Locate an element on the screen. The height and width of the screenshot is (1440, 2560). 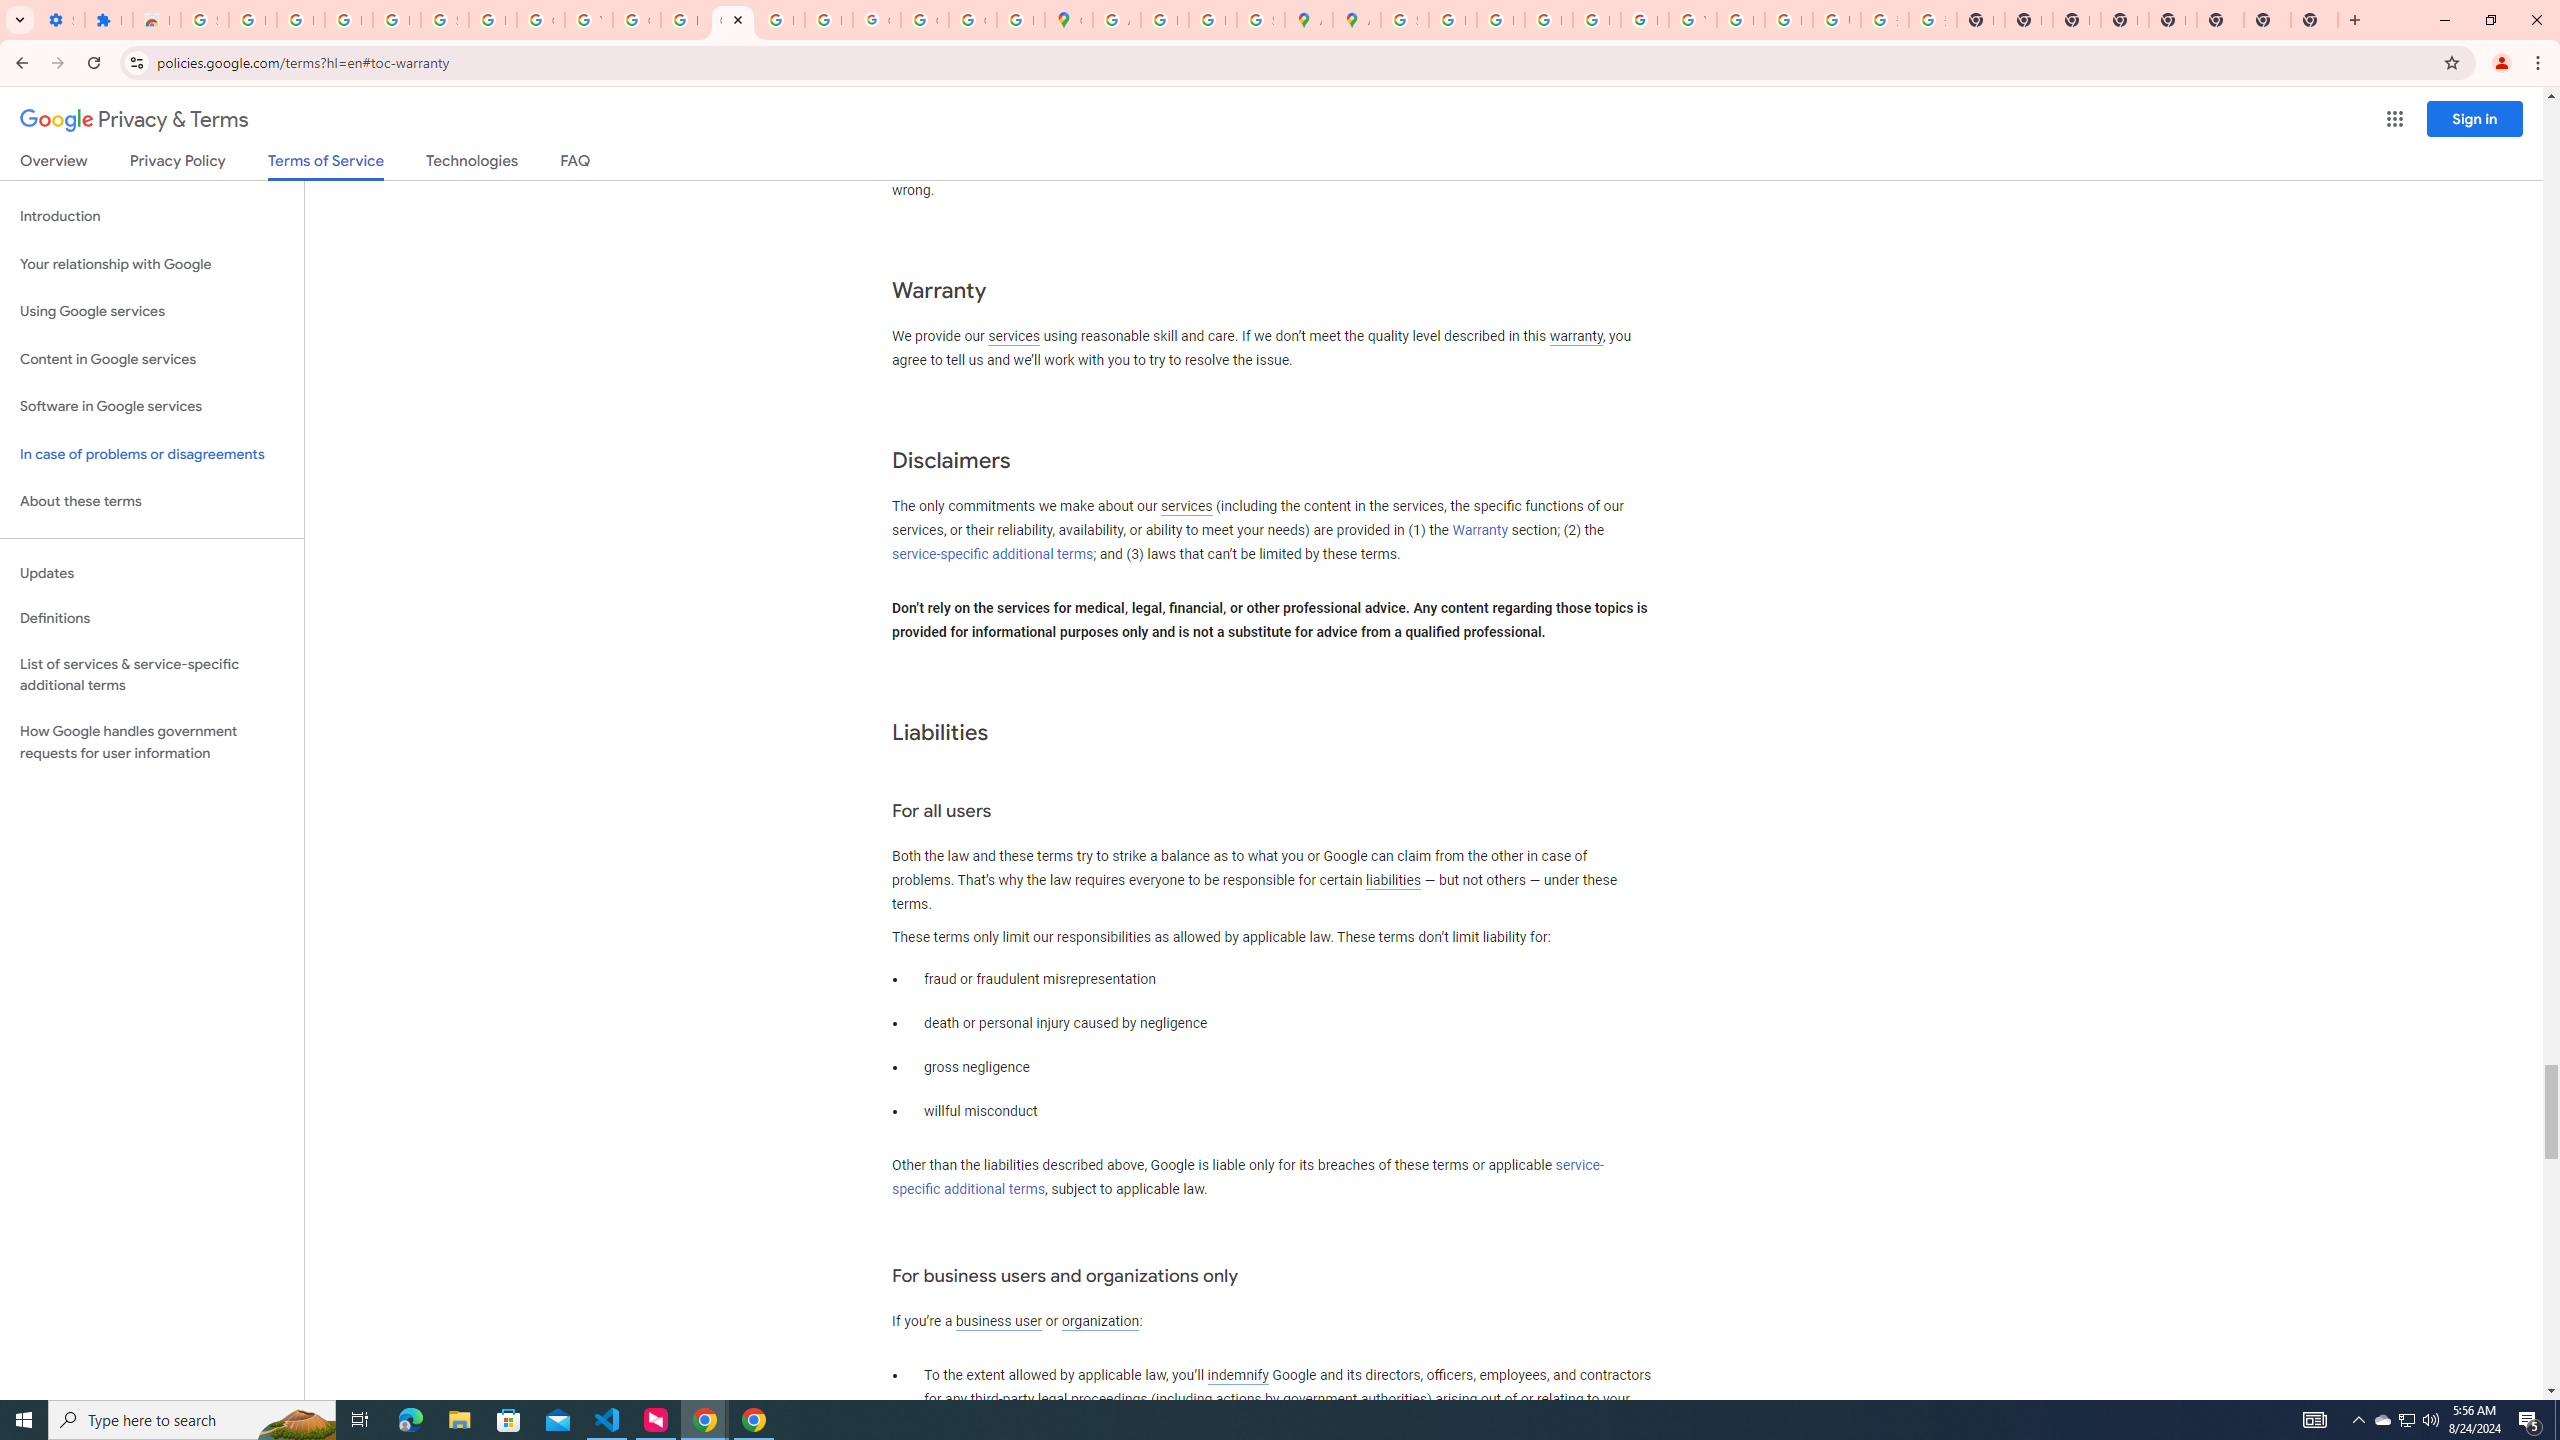
'Using Google services' is located at coordinates (151, 310).